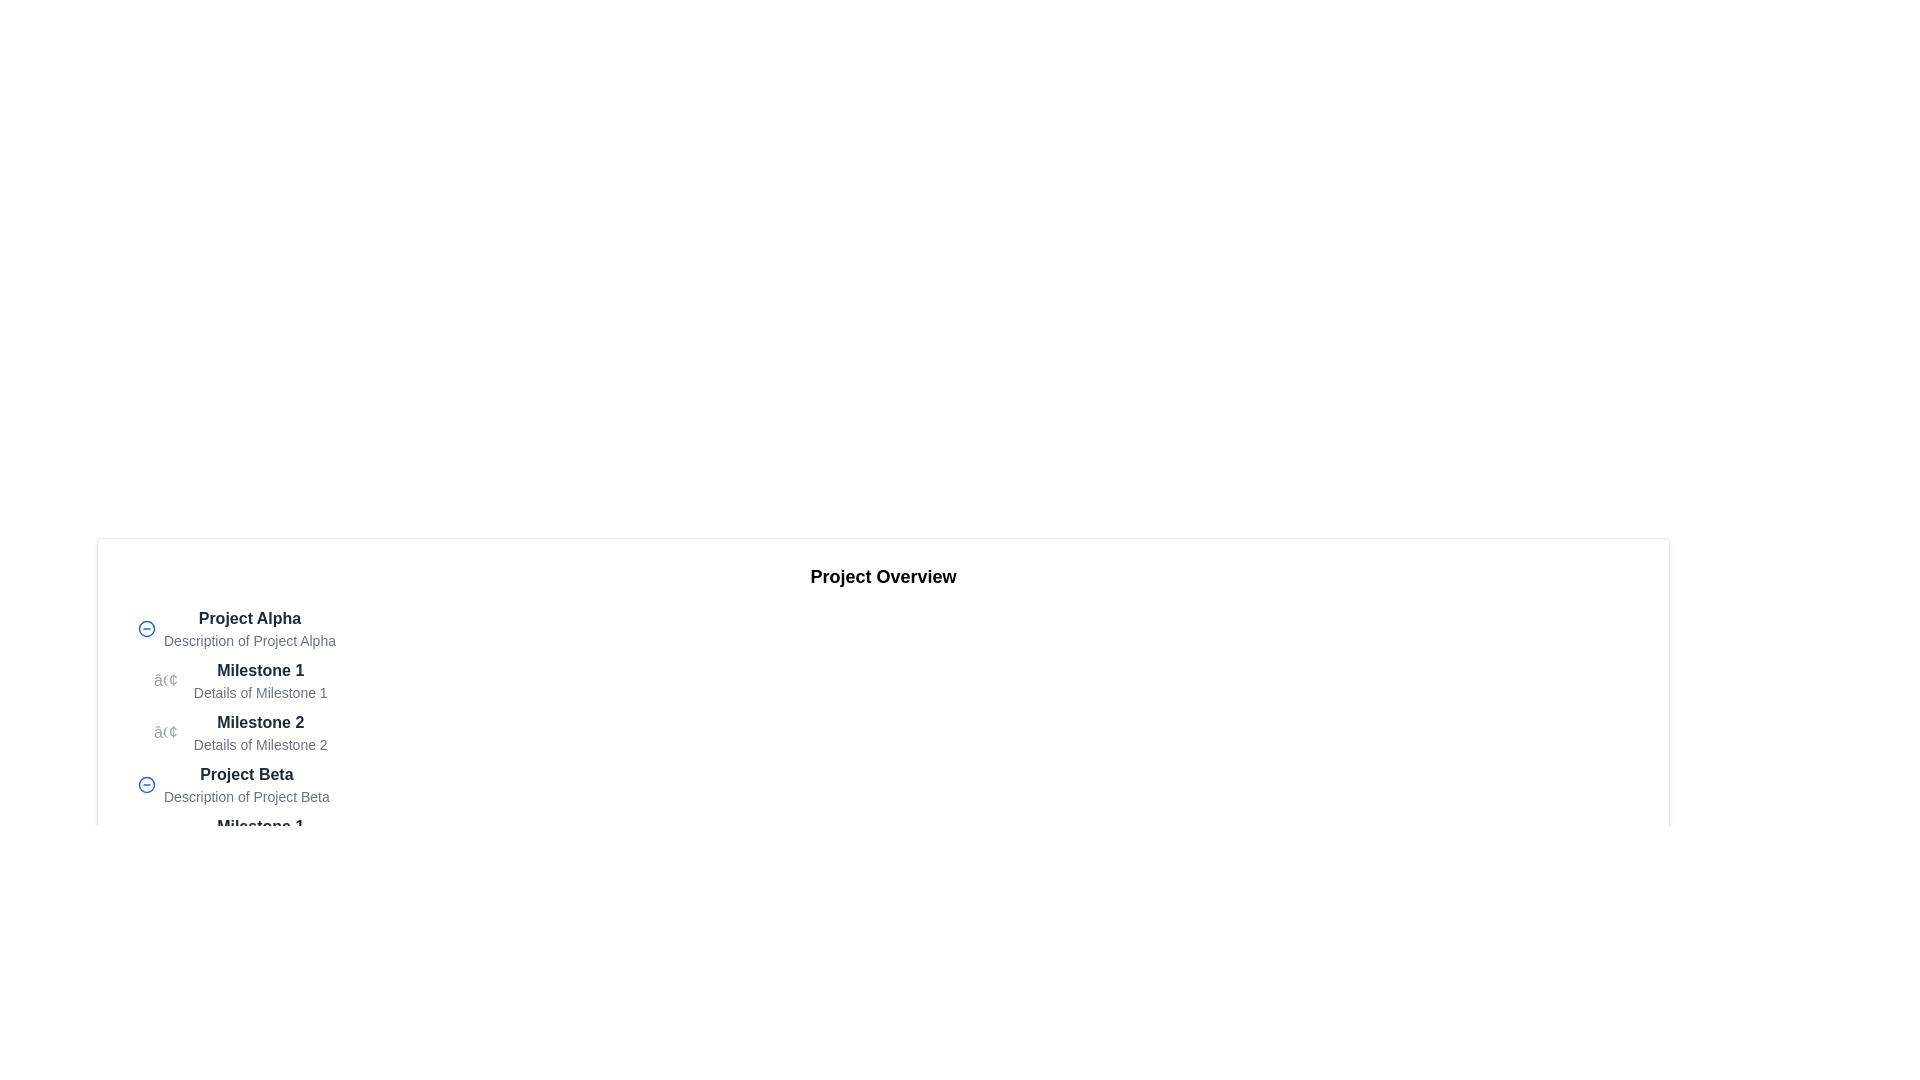  What do you see at coordinates (259, 680) in the screenshot?
I see `the Multiline labeled text element that displays 'Milestone 1' and 'Details of Milestone 1', located within the 'Project Alpha' group` at bounding box center [259, 680].